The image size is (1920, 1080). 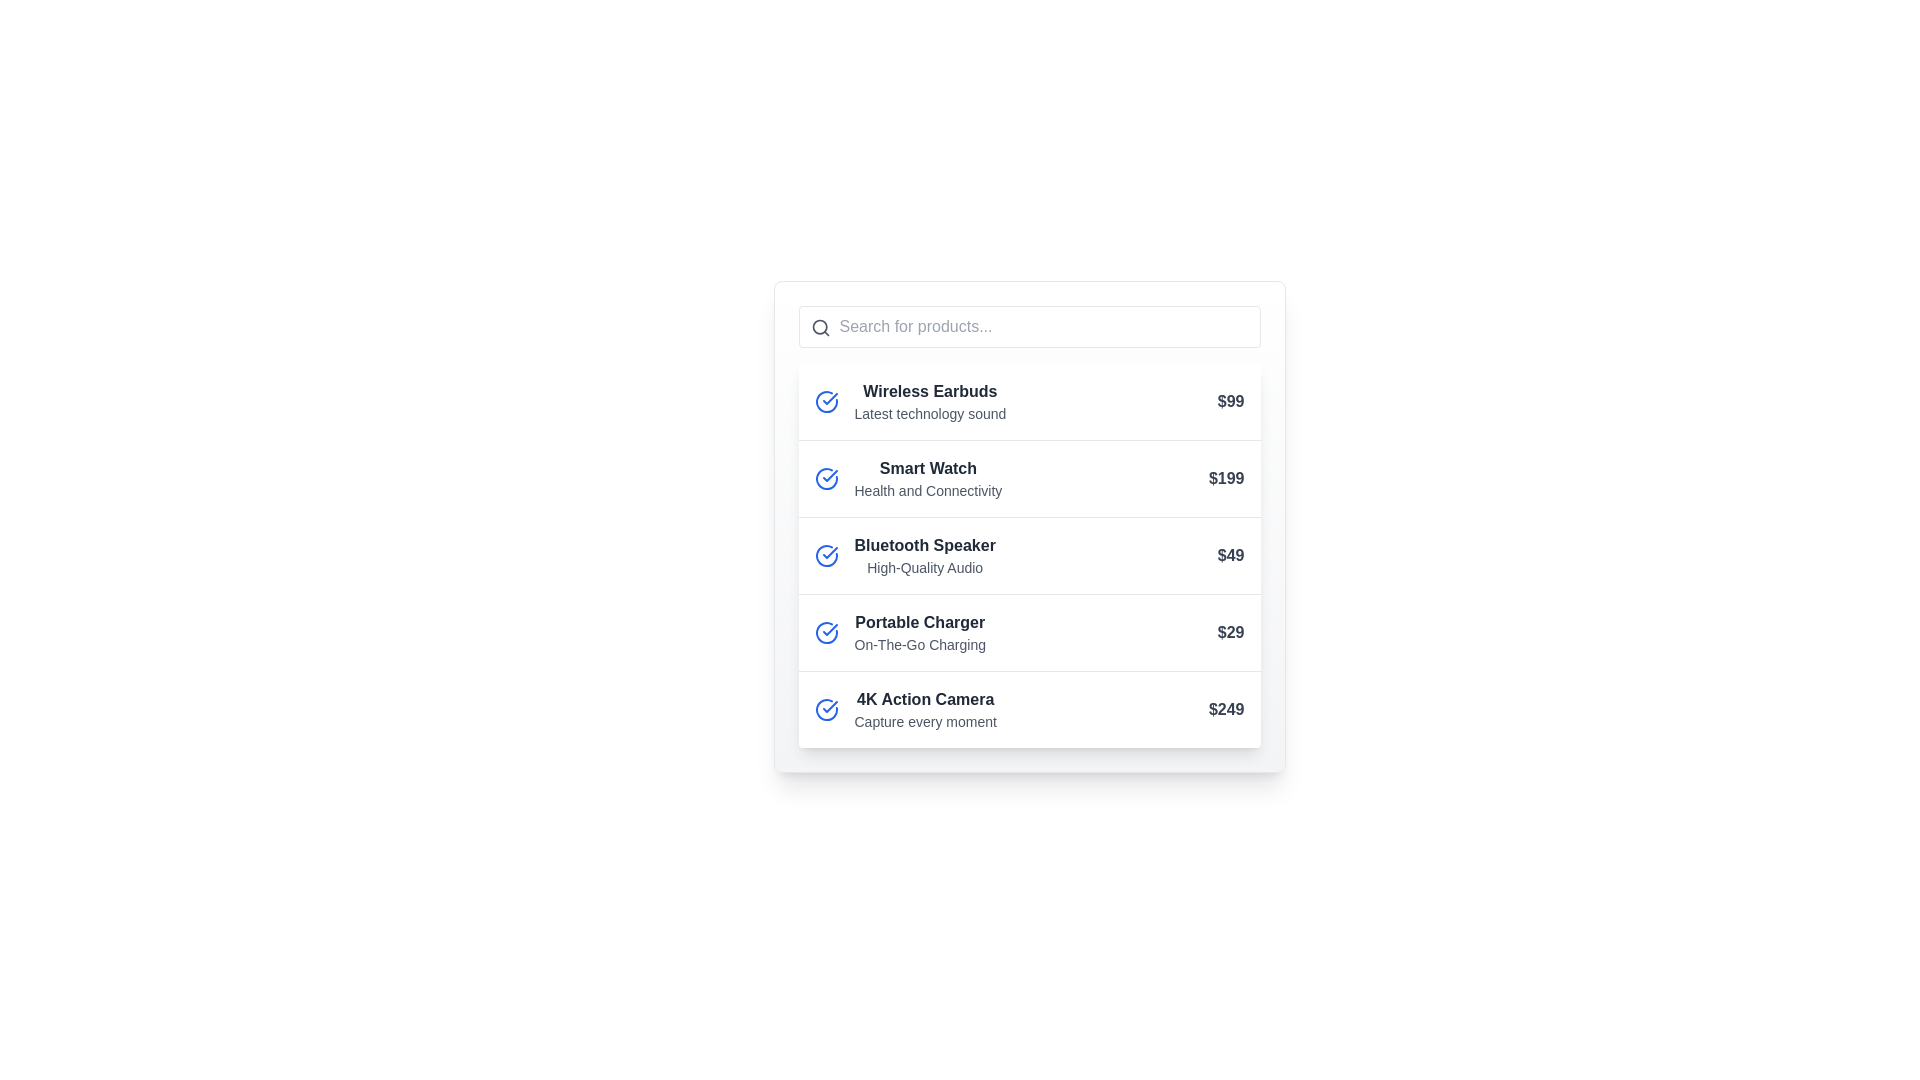 I want to click on text label displaying the title 'Wireless Earbuds' and subtitle 'Latest technology sound' located within the first item of the vertical product list, so click(x=929, y=401).